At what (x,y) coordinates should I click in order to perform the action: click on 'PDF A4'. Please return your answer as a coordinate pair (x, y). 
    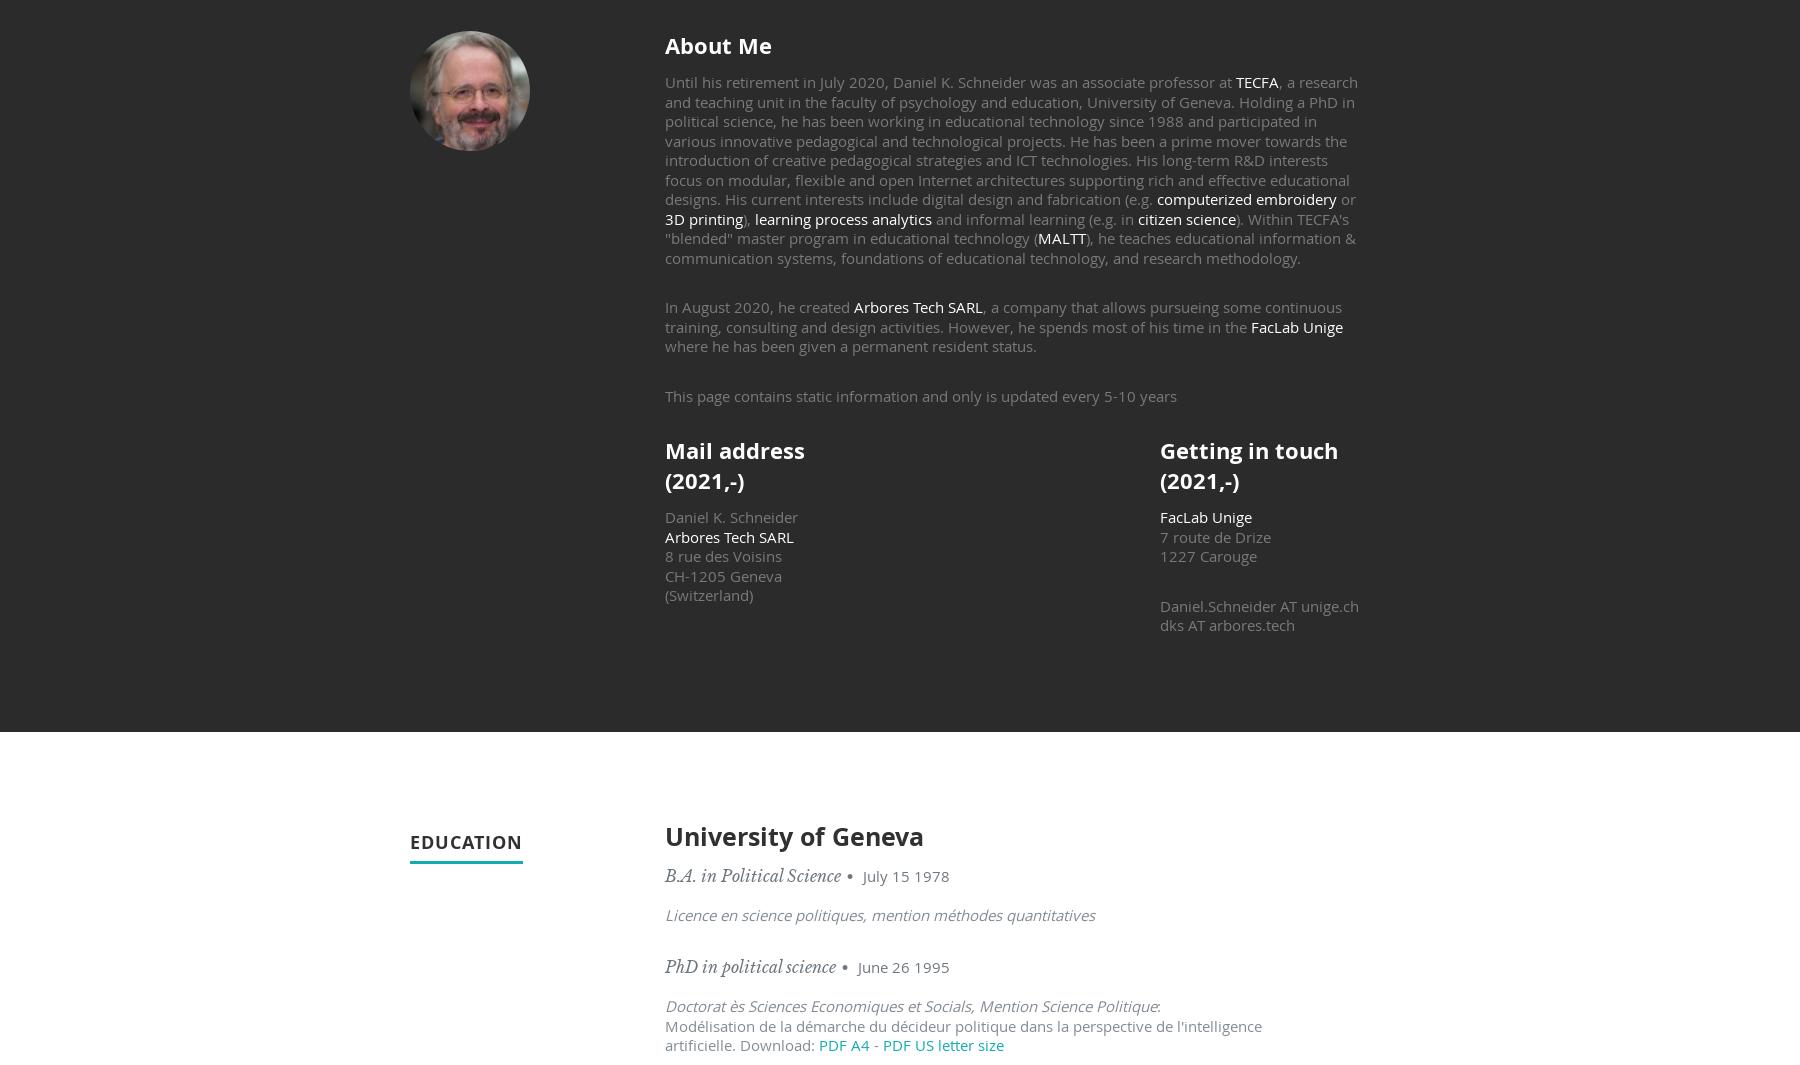
    Looking at the image, I should click on (844, 1044).